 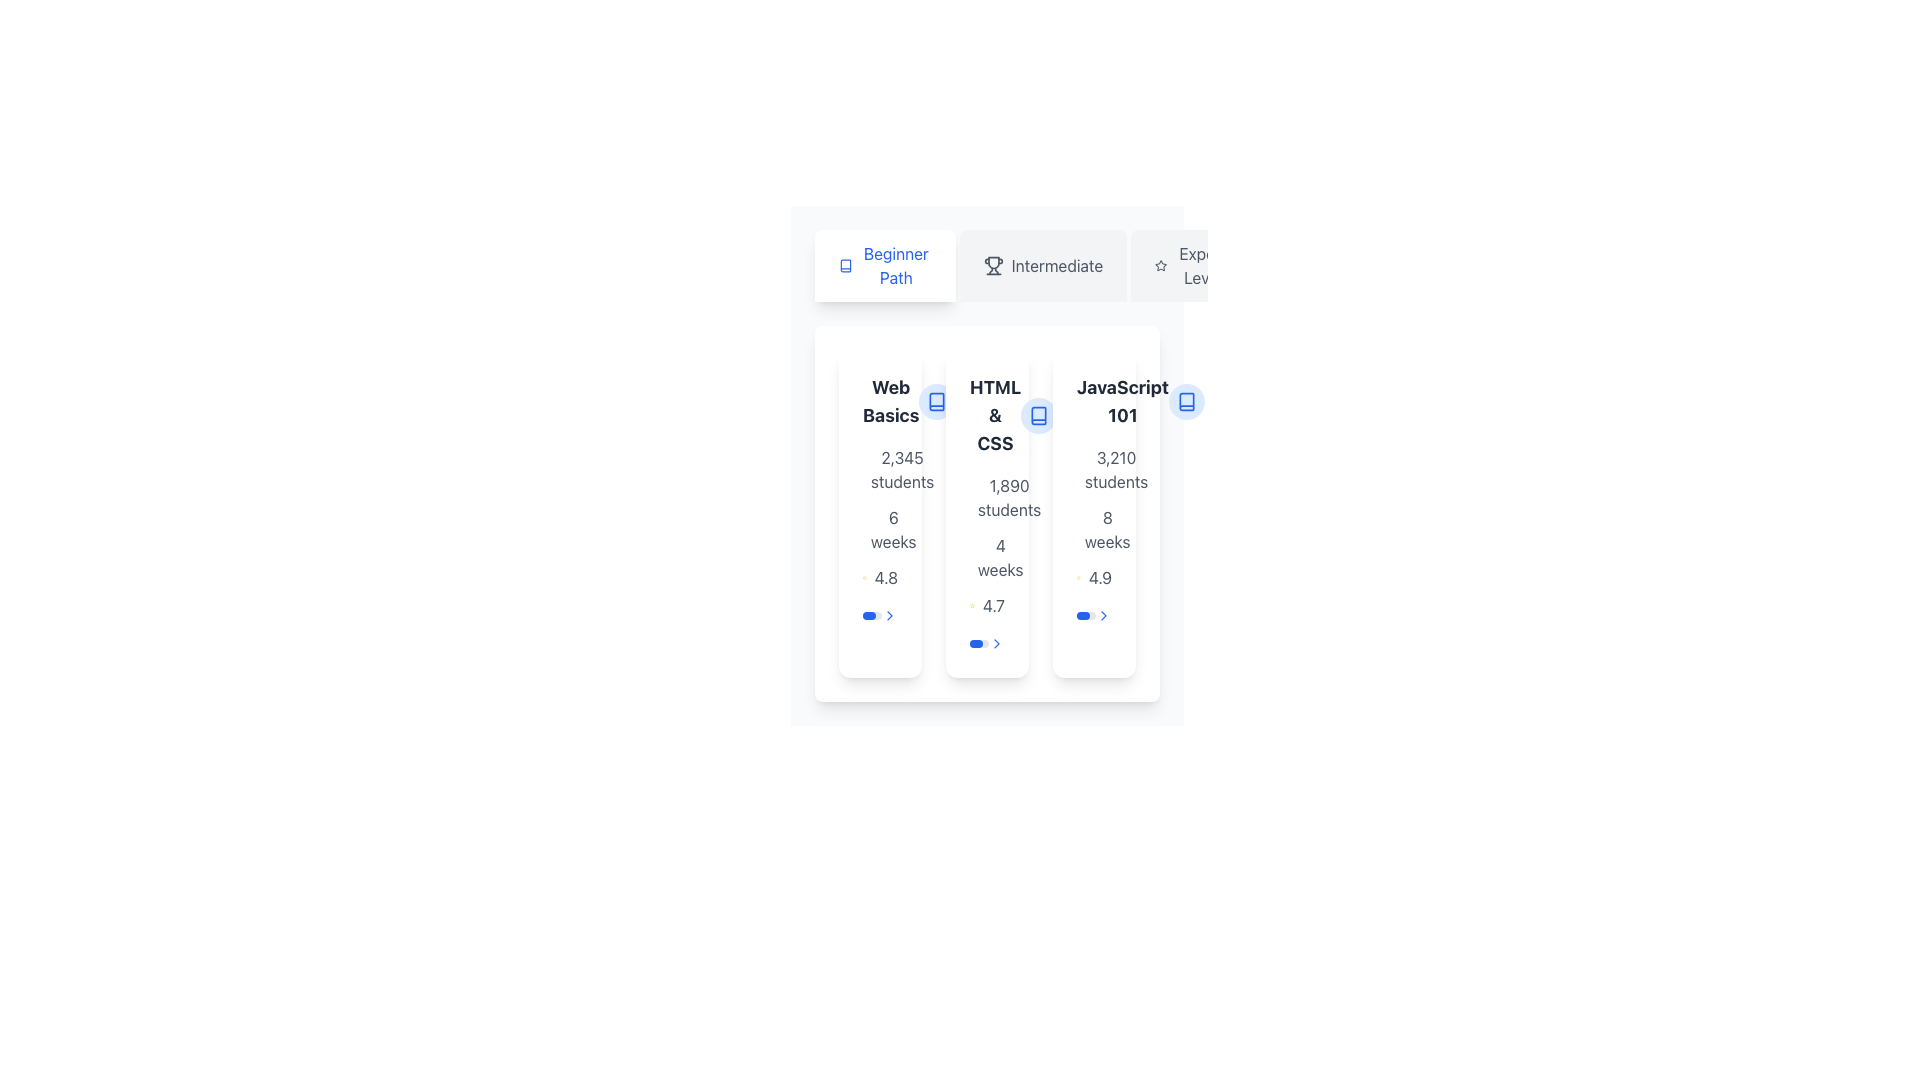 What do you see at coordinates (880, 528) in the screenshot?
I see `the text element displaying the duration '6 weeks', which is styled with a gray font and accompanied by a small clock icon, located within the first course card in a vertical list of text elements` at bounding box center [880, 528].